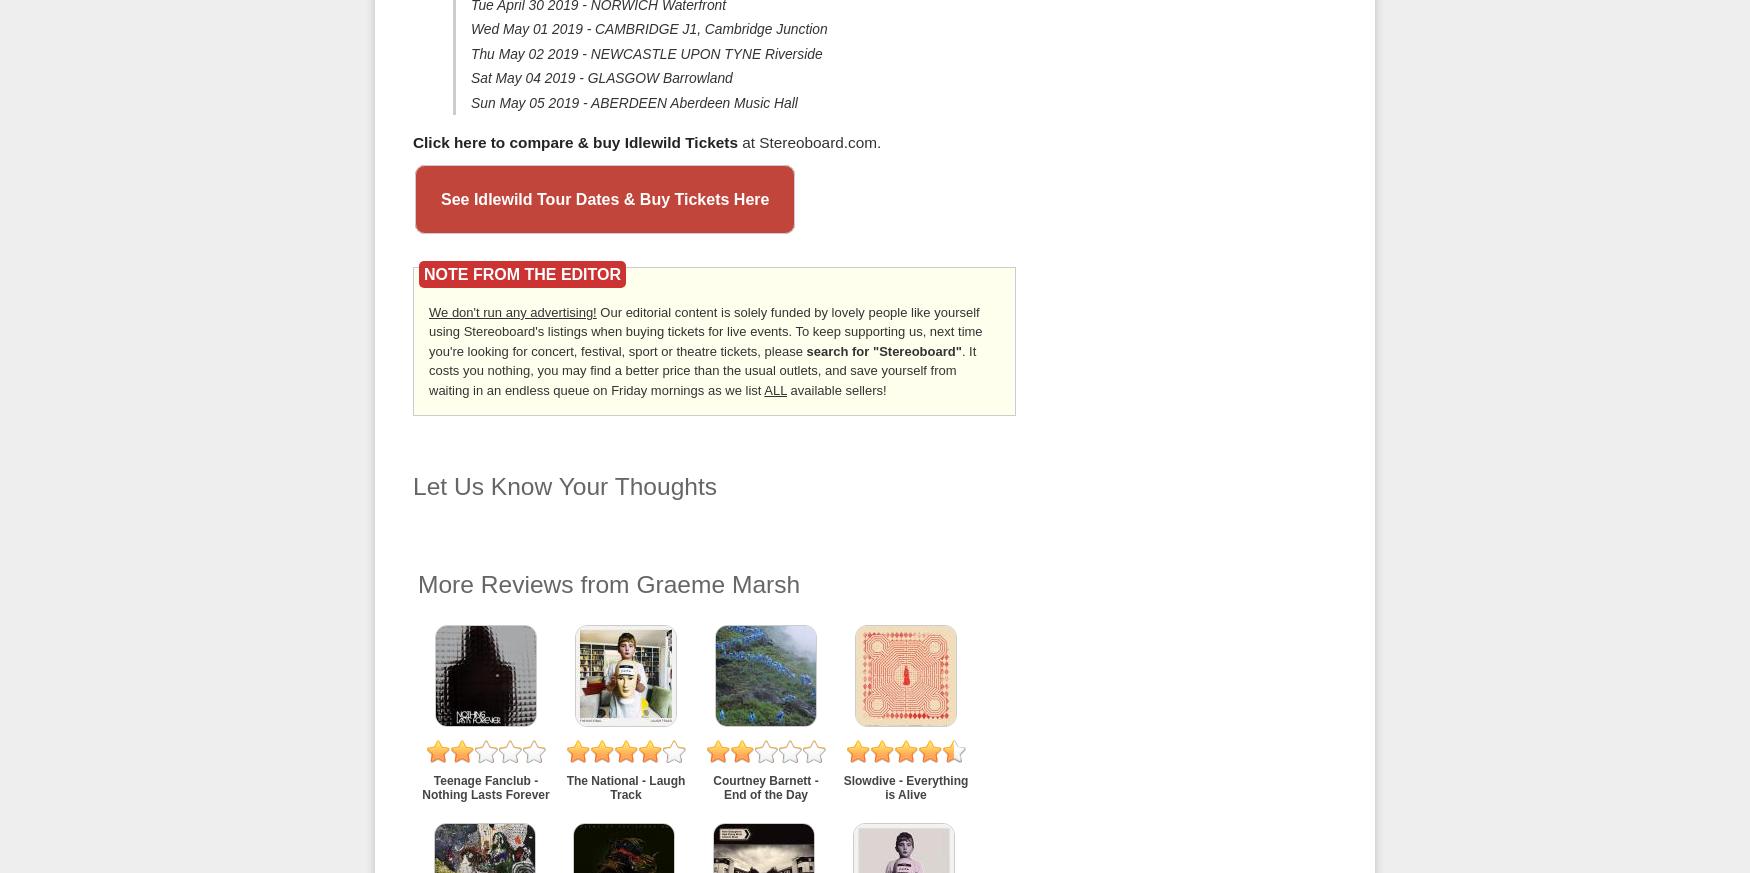  Describe the element at coordinates (575, 141) in the screenshot. I see `'Click here to compare & buy Idlewild Tickets'` at that location.